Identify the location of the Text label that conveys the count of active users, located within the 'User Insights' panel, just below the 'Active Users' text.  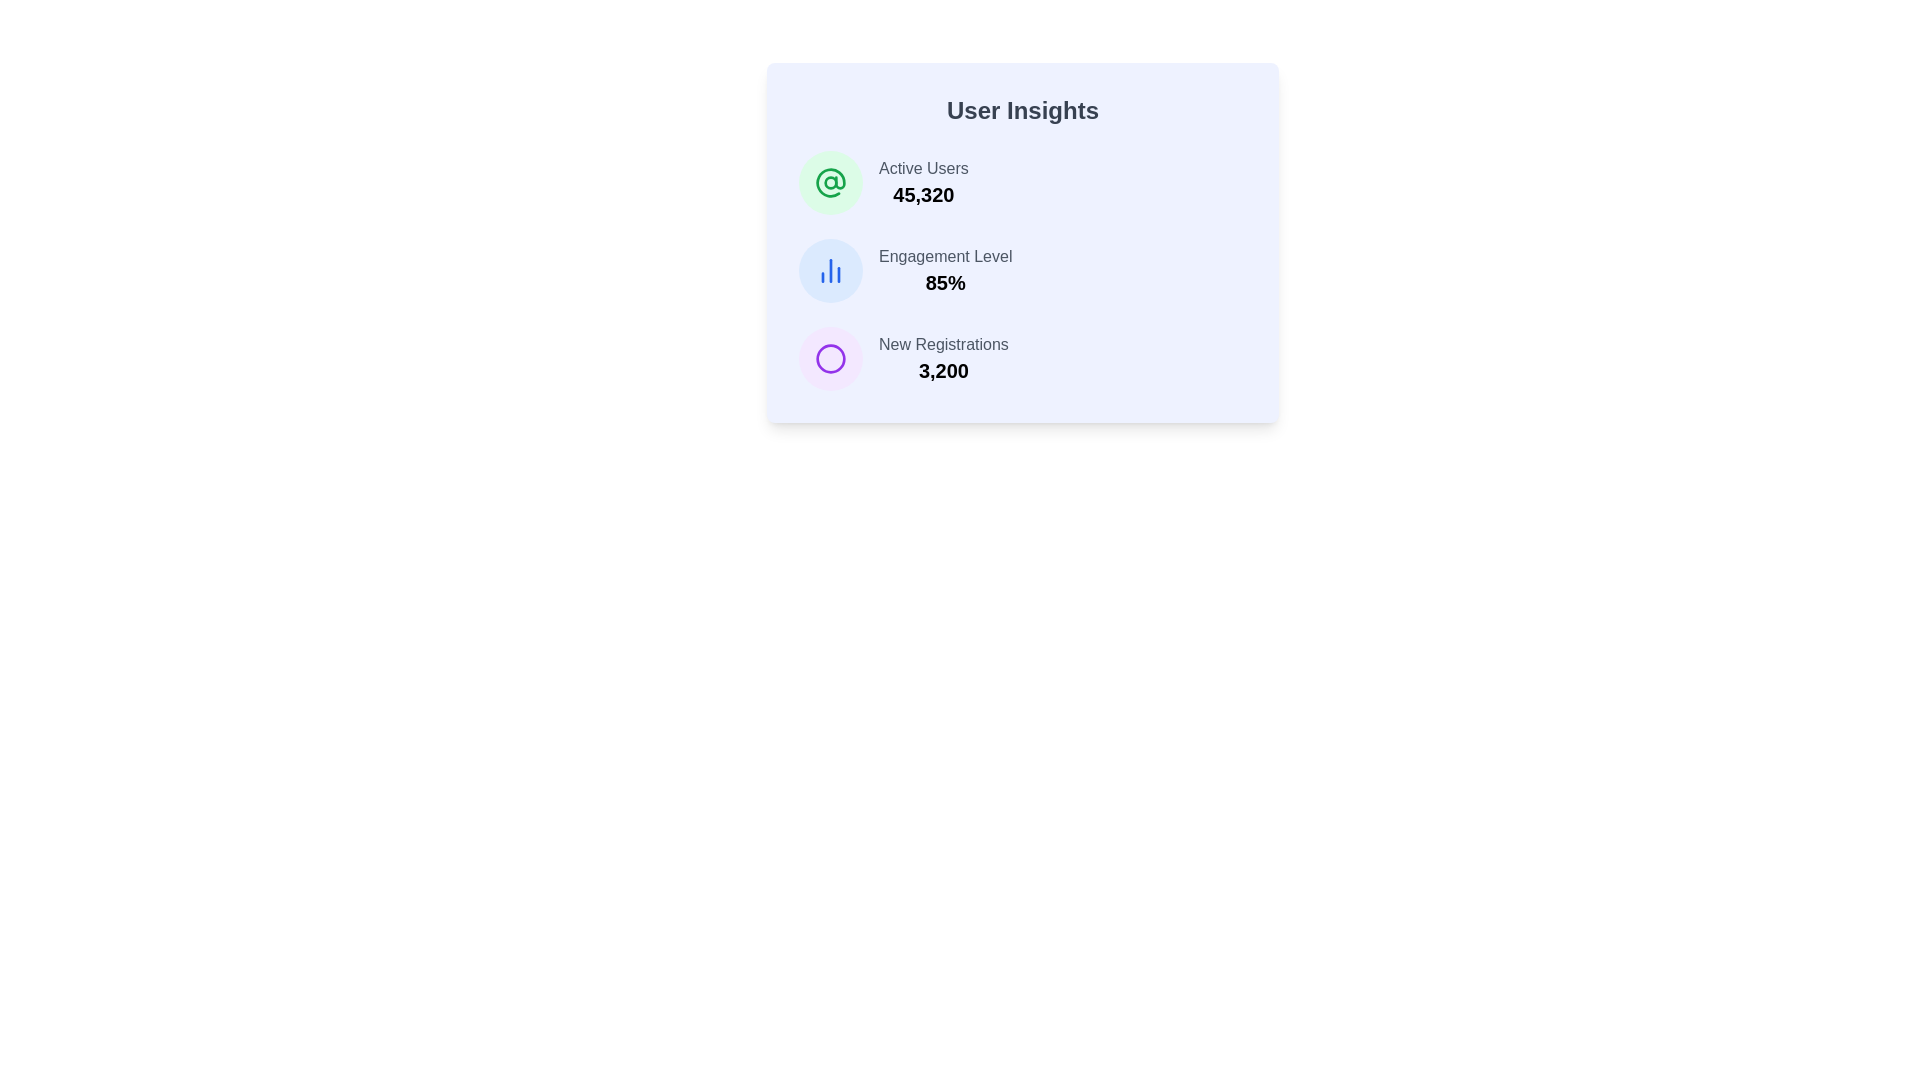
(922, 195).